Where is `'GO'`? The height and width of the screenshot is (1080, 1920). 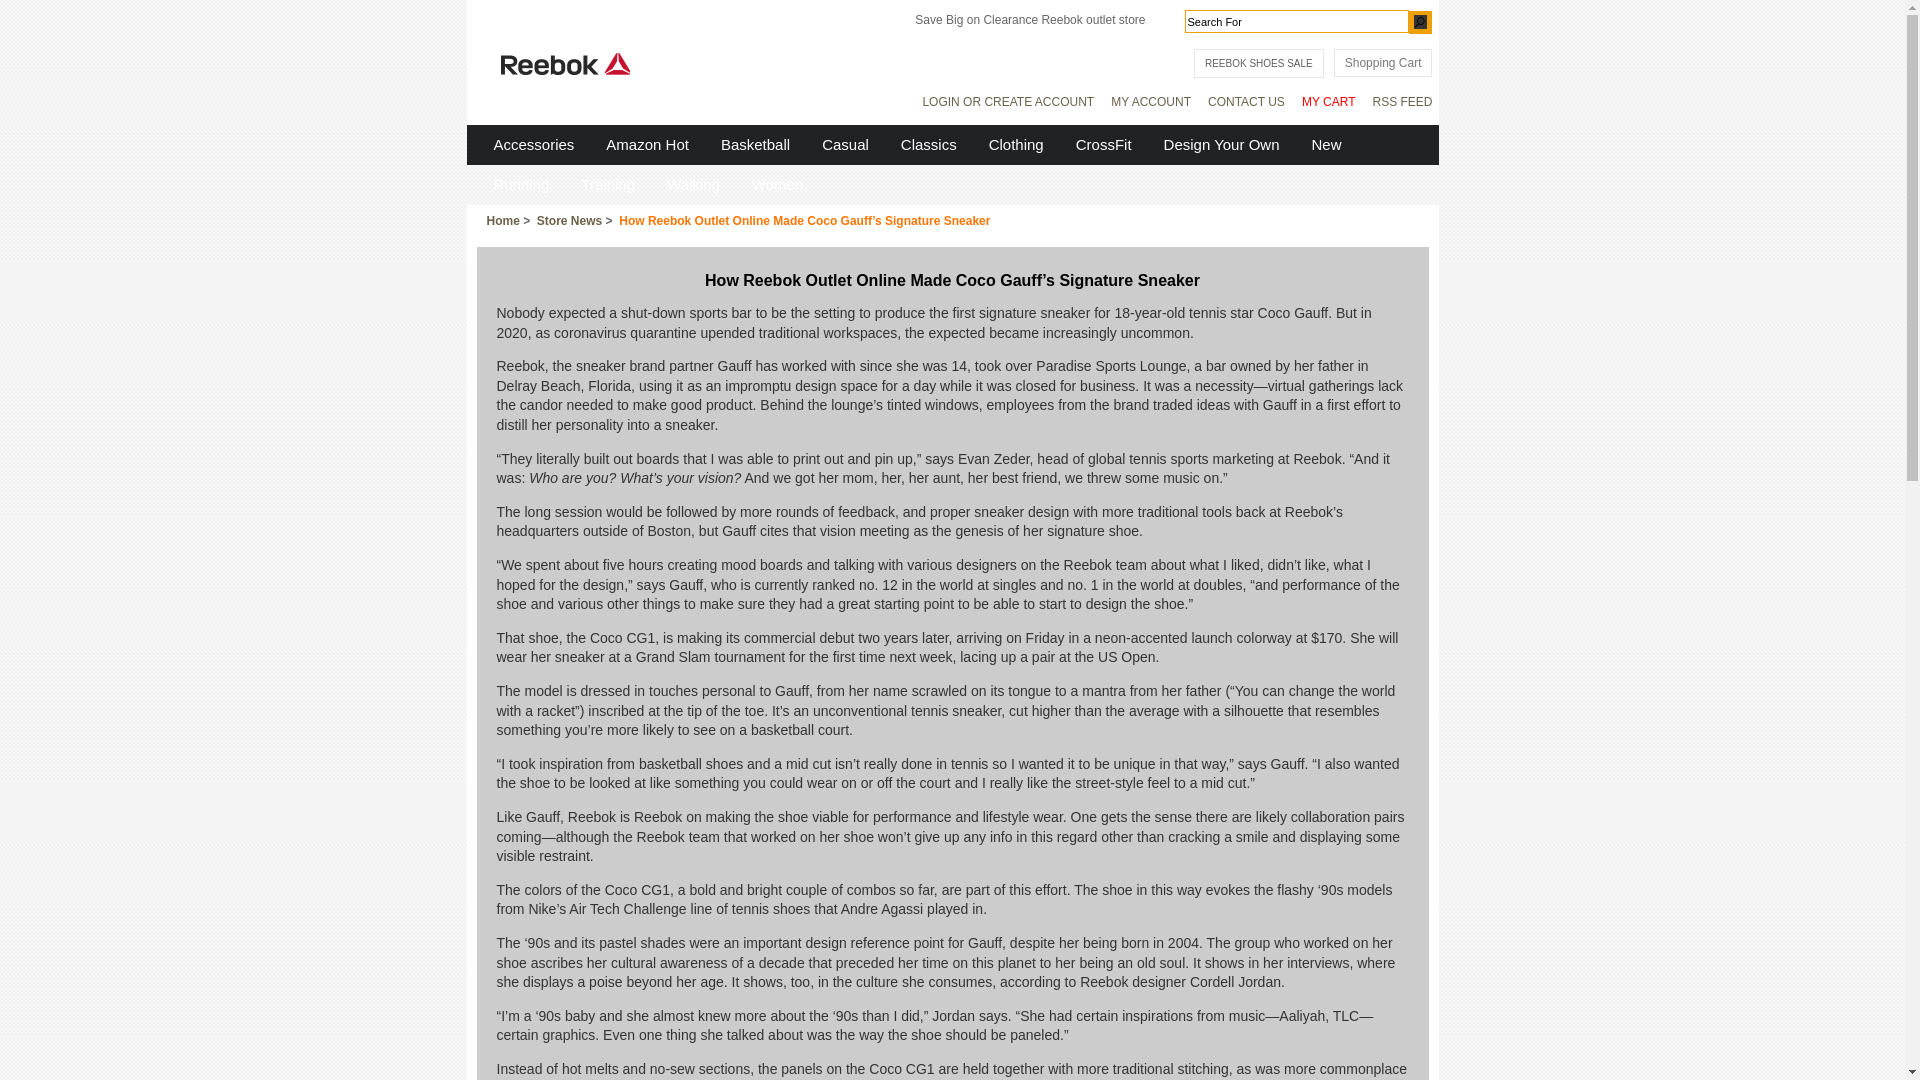 'GO' is located at coordinates (1419, 21).